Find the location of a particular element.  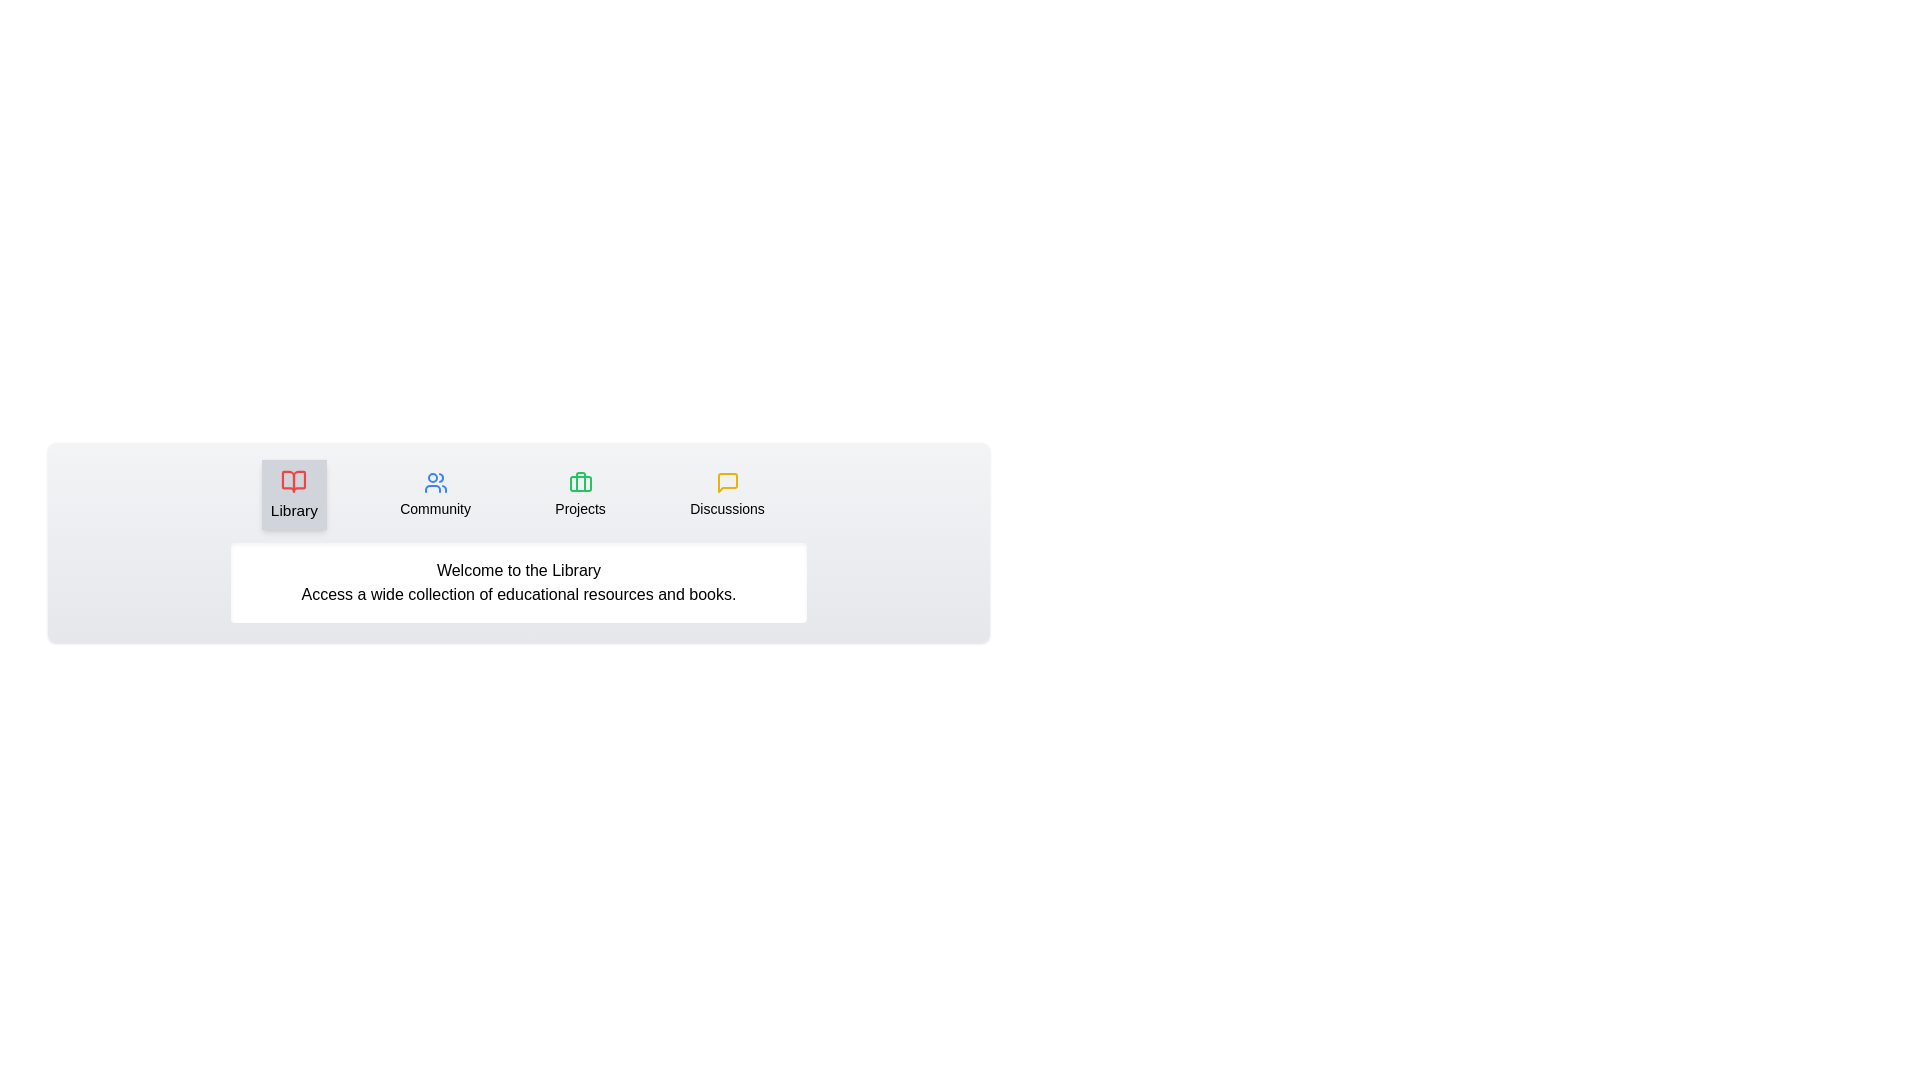

the 'Discussions' button, which is a rounded rectangular element featuring a yellow speech bubble icon above the word 'Discussions' is located at coordinates (726, 494).